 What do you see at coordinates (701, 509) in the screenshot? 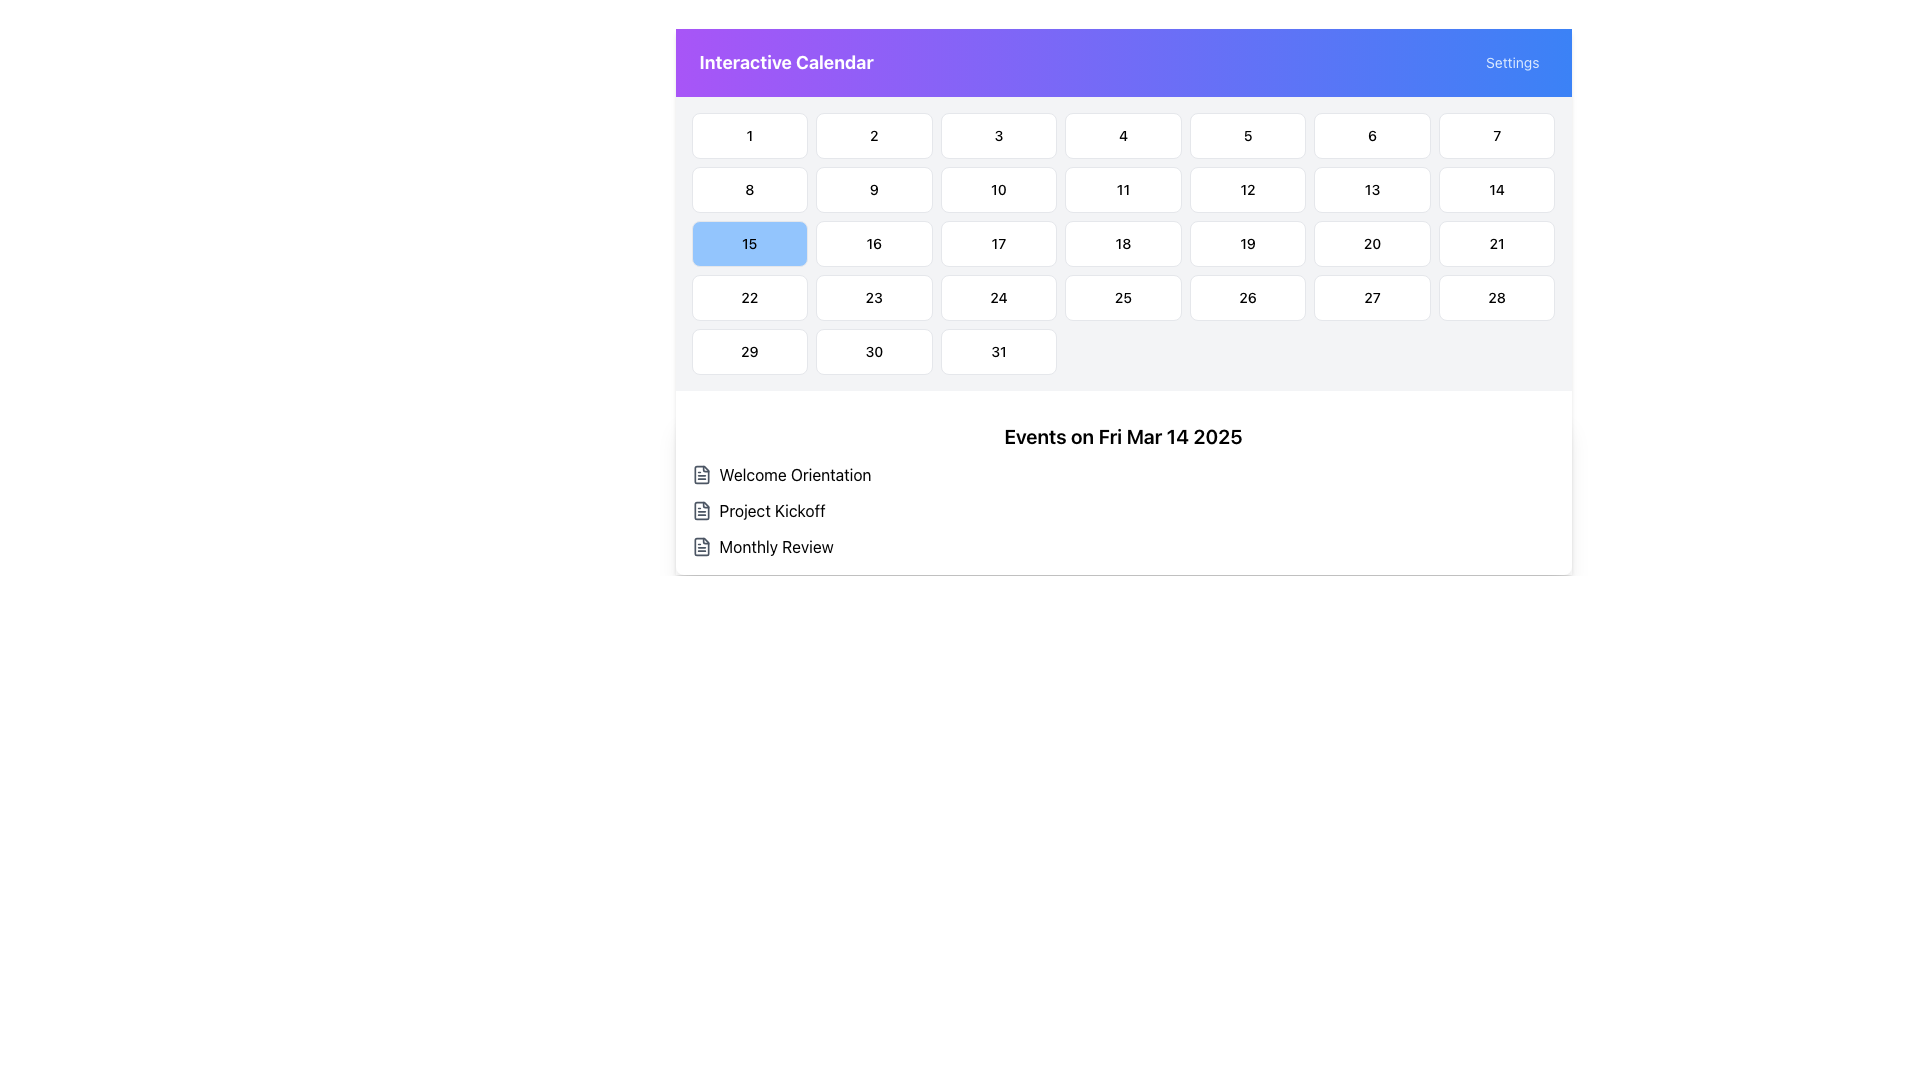
I see `the document file icon located to the left of the text 'Project Kickoff' in the list of events for 'Fri Mar 14 2025'` at bounding box center [701, 509].